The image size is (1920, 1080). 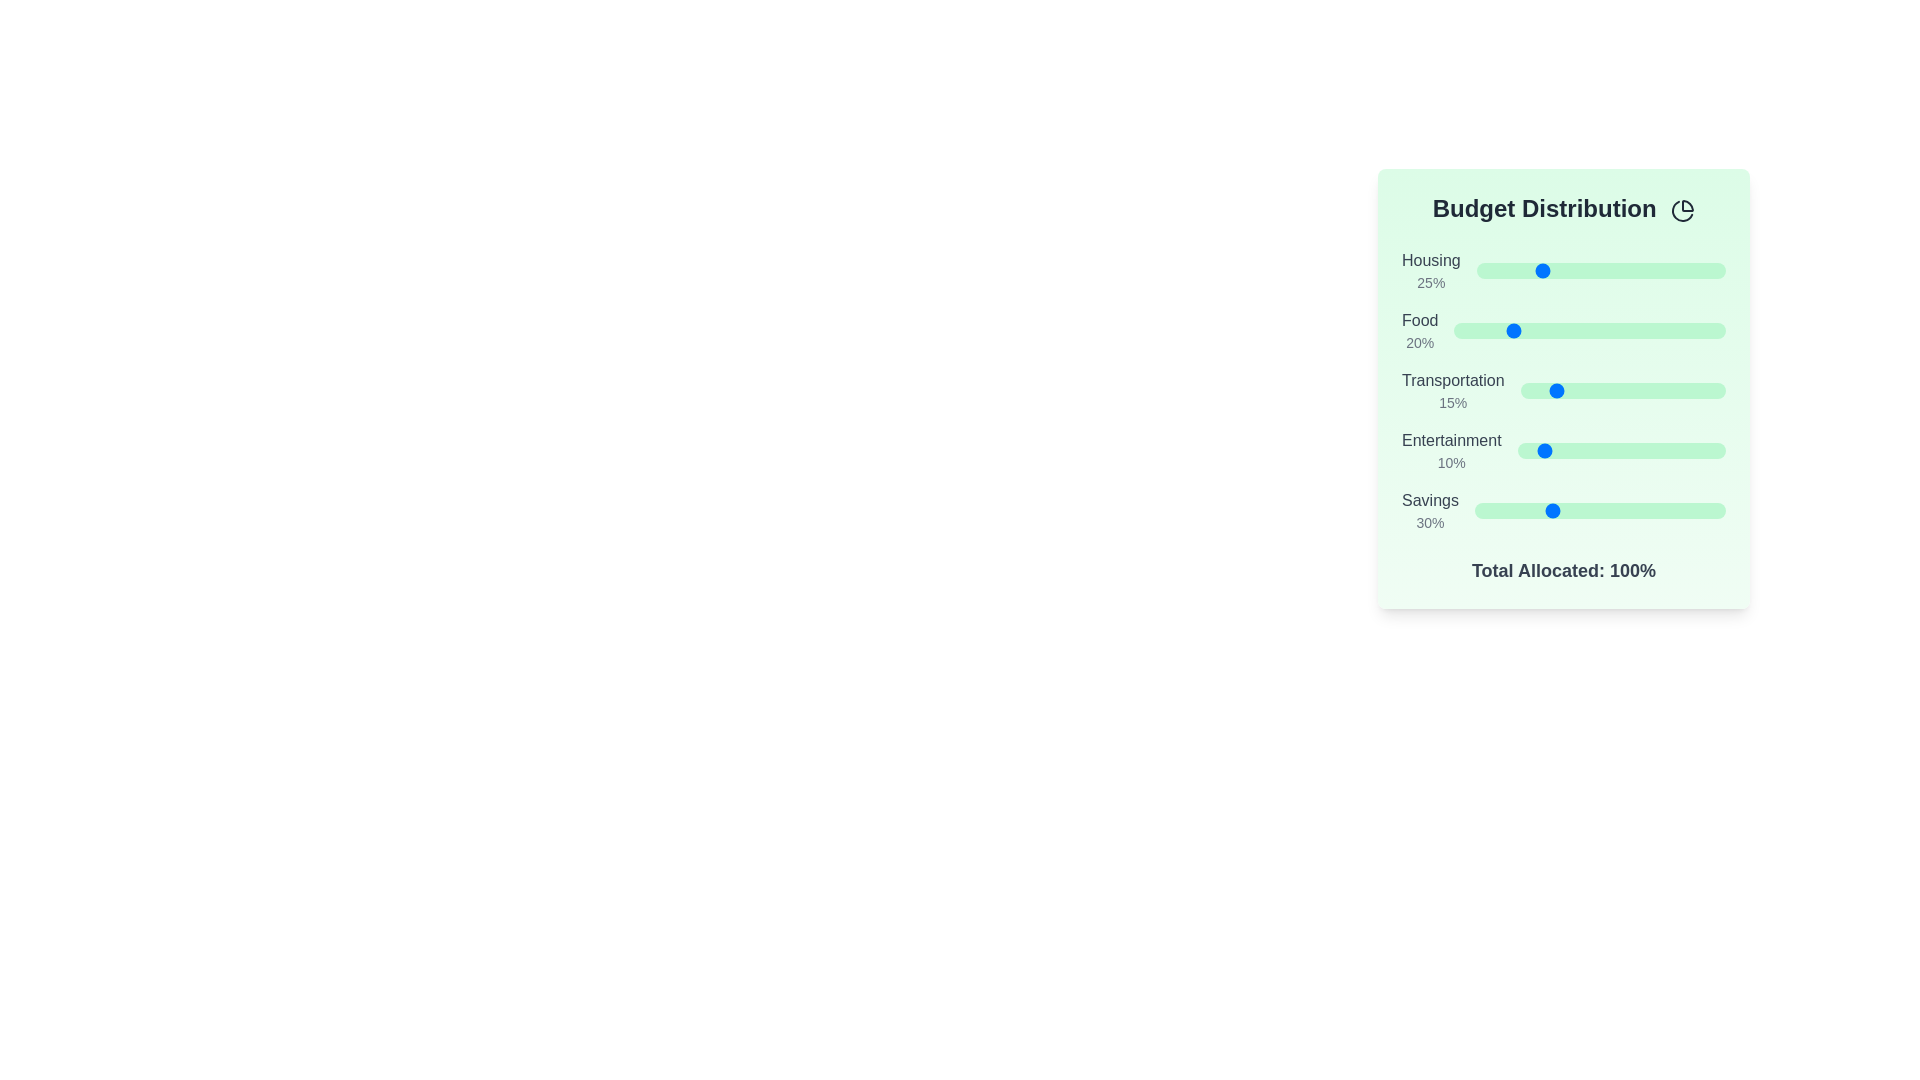 What do you see at coordinates (1586, 509) in the screenshot?
I see `the 'Savings' slider to set its value to 45%` at bounding box center [1586, 509].